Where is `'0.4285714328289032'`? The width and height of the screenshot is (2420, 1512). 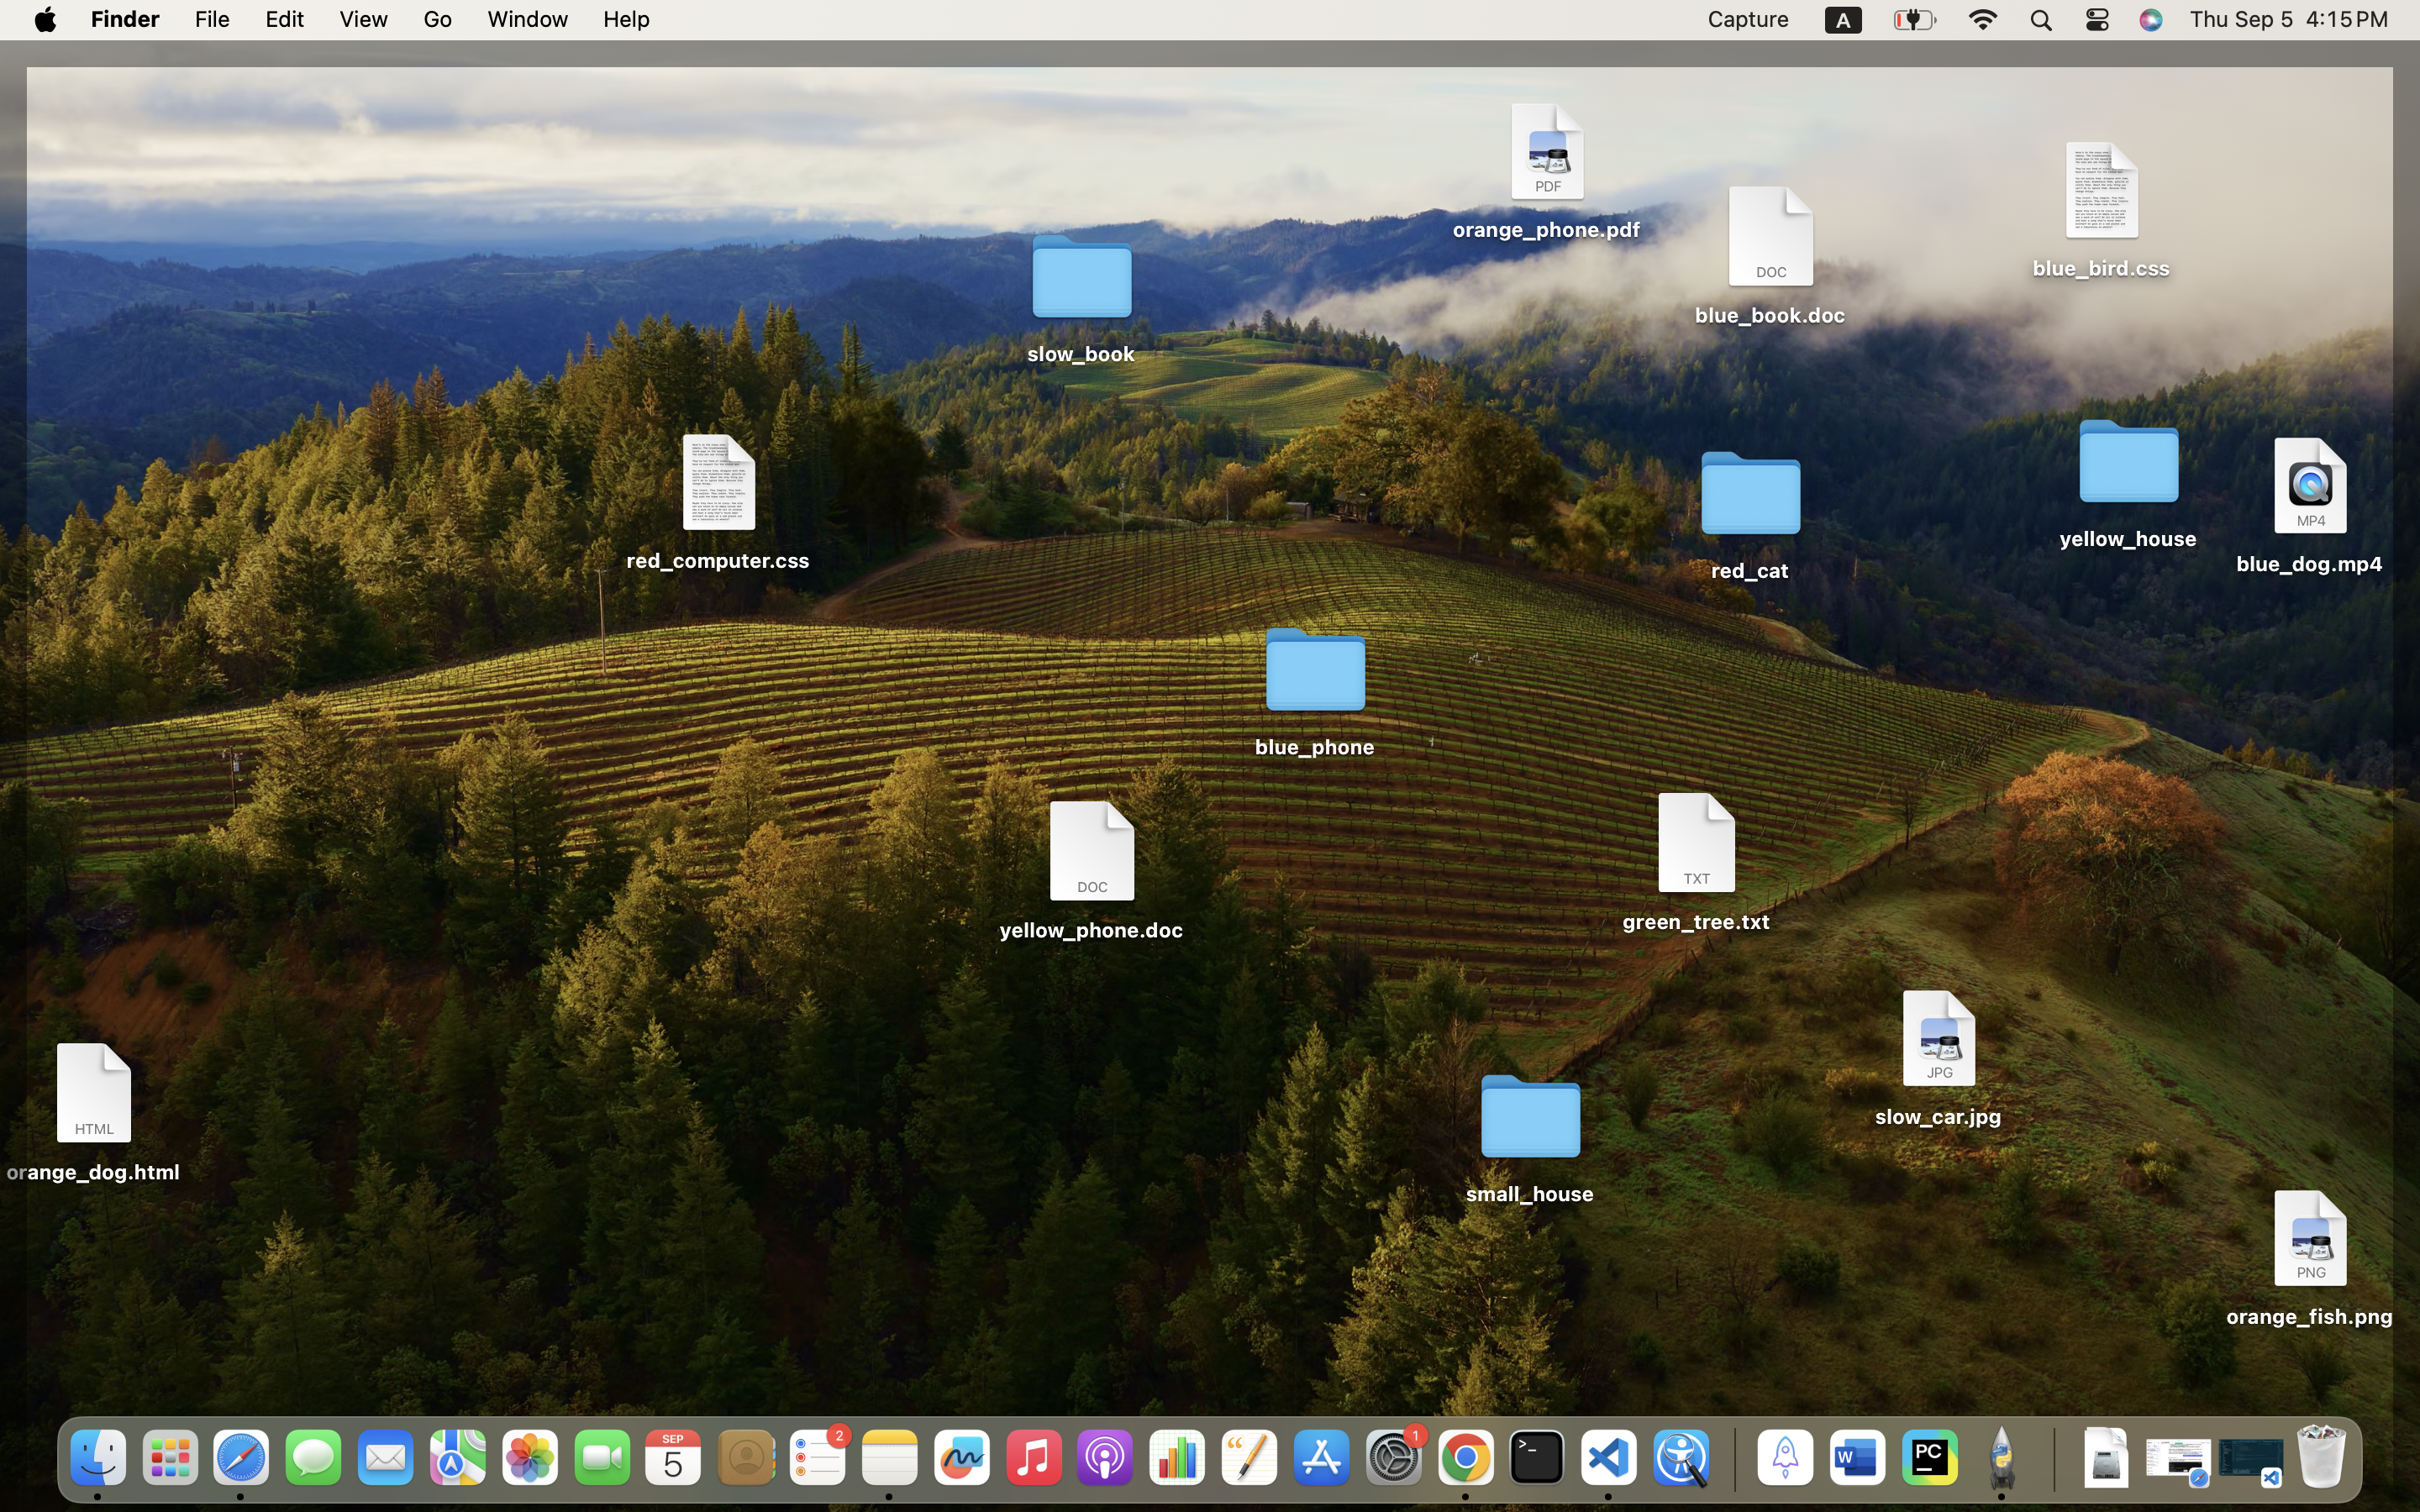
'0.4285714328289032' is located at coordinates (1730, 1458).